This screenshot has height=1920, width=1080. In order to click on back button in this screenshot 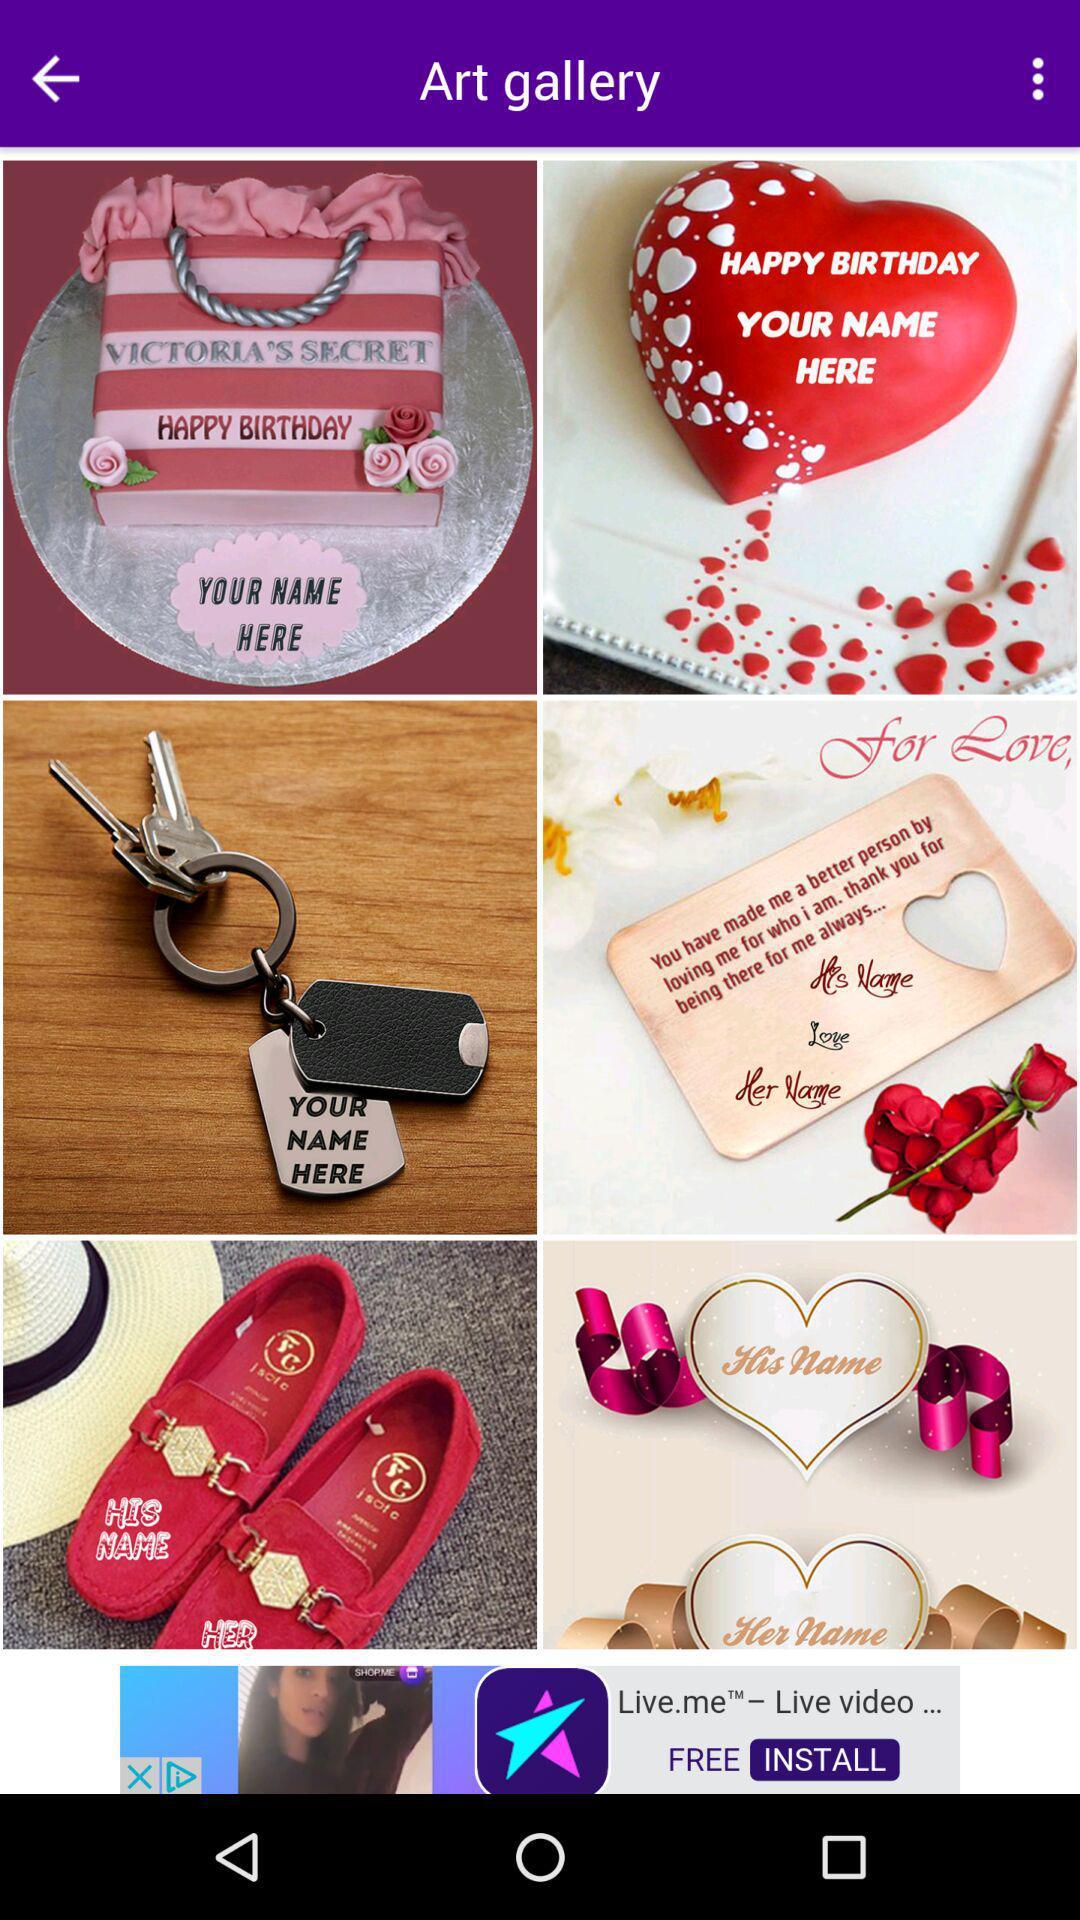, I will do `click(54, 78)`.